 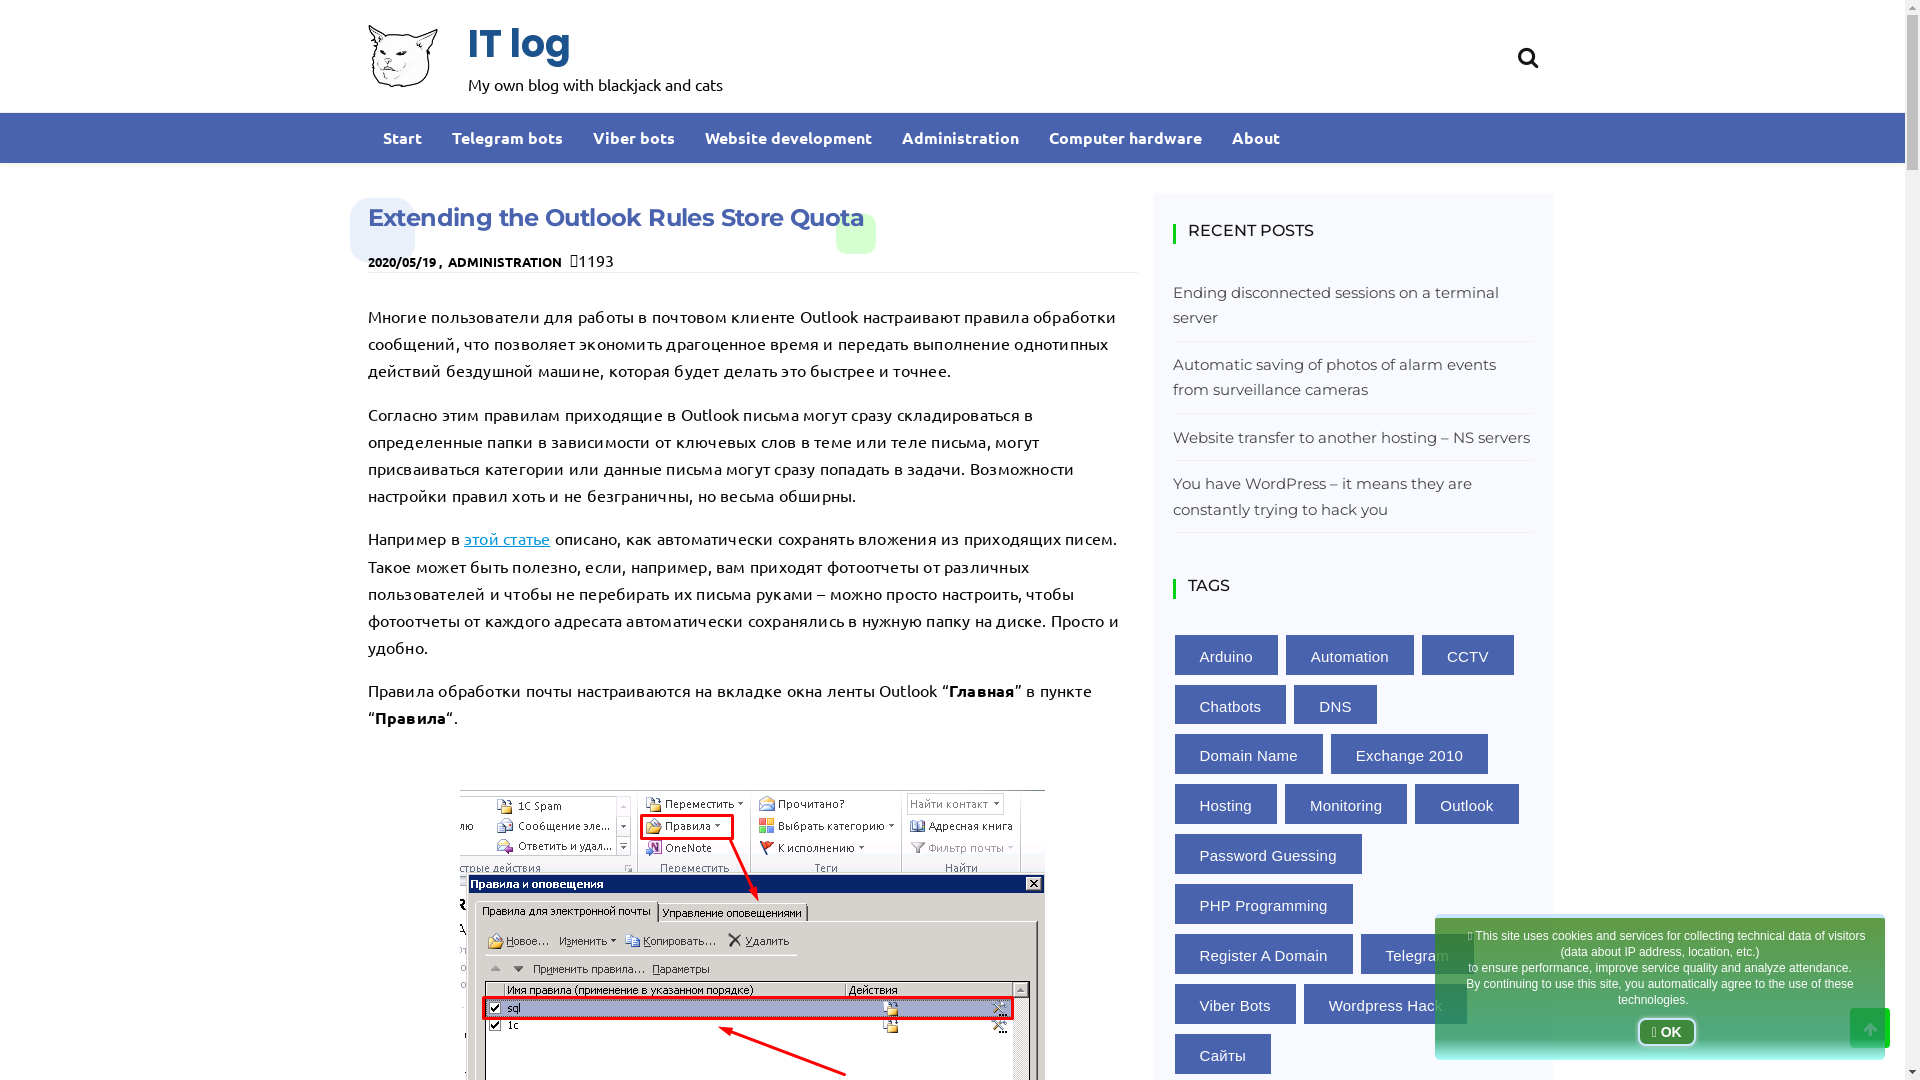 What do you see at coordinates (1408, 753) in the screenshot?
I see `'Exchange 2010'` at bounding box center [1408, 753].